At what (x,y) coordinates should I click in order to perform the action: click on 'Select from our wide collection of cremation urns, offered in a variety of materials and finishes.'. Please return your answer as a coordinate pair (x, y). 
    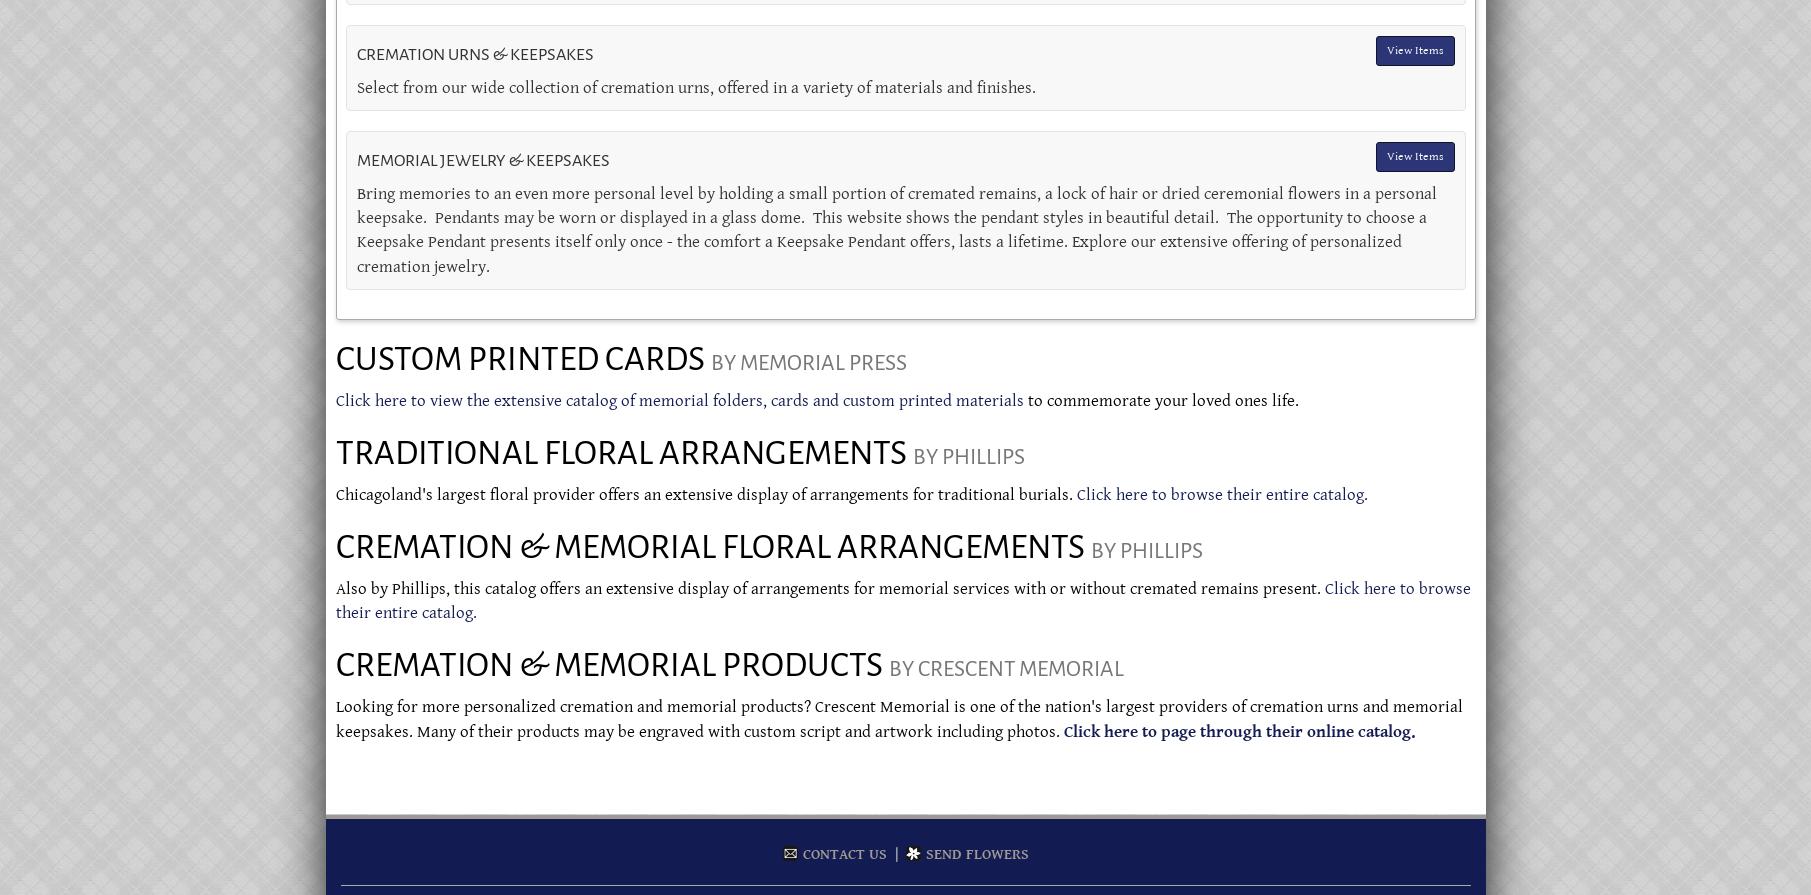
    Looking at the image, I should click on (695, 86).